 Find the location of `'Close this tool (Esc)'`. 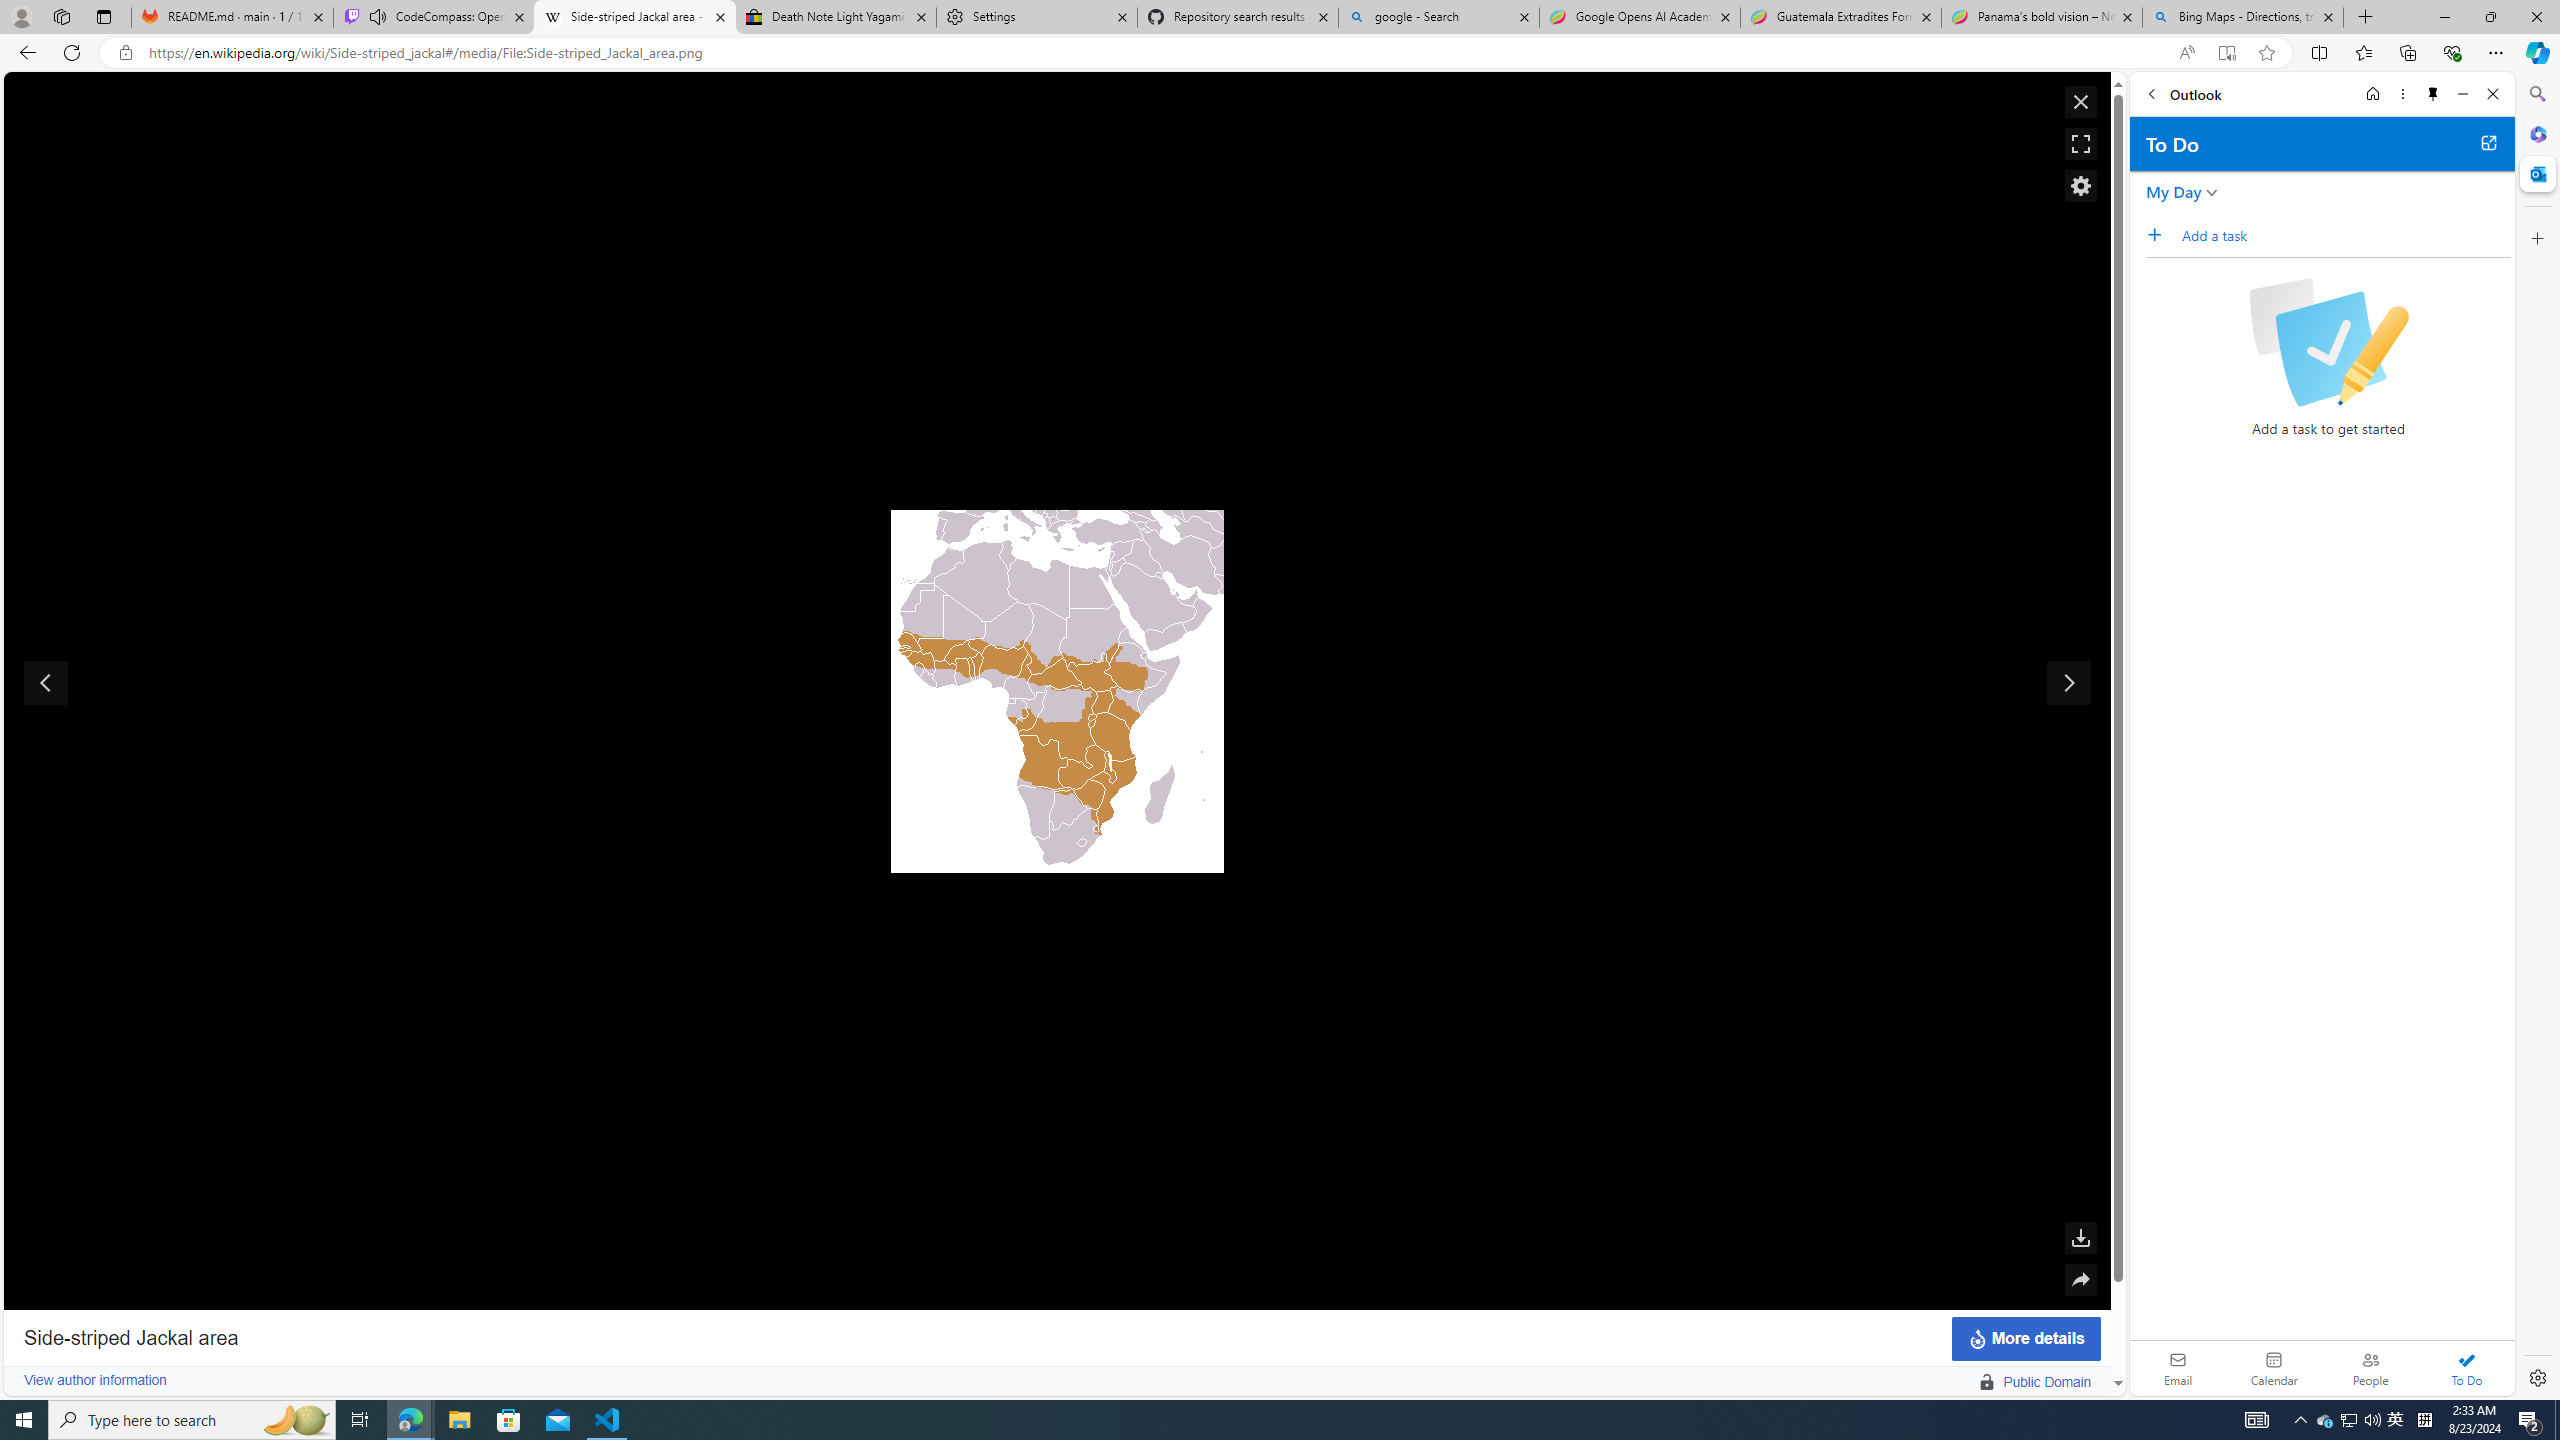

'Close this tool (Esc)' is located at coordinates (2080, 102).